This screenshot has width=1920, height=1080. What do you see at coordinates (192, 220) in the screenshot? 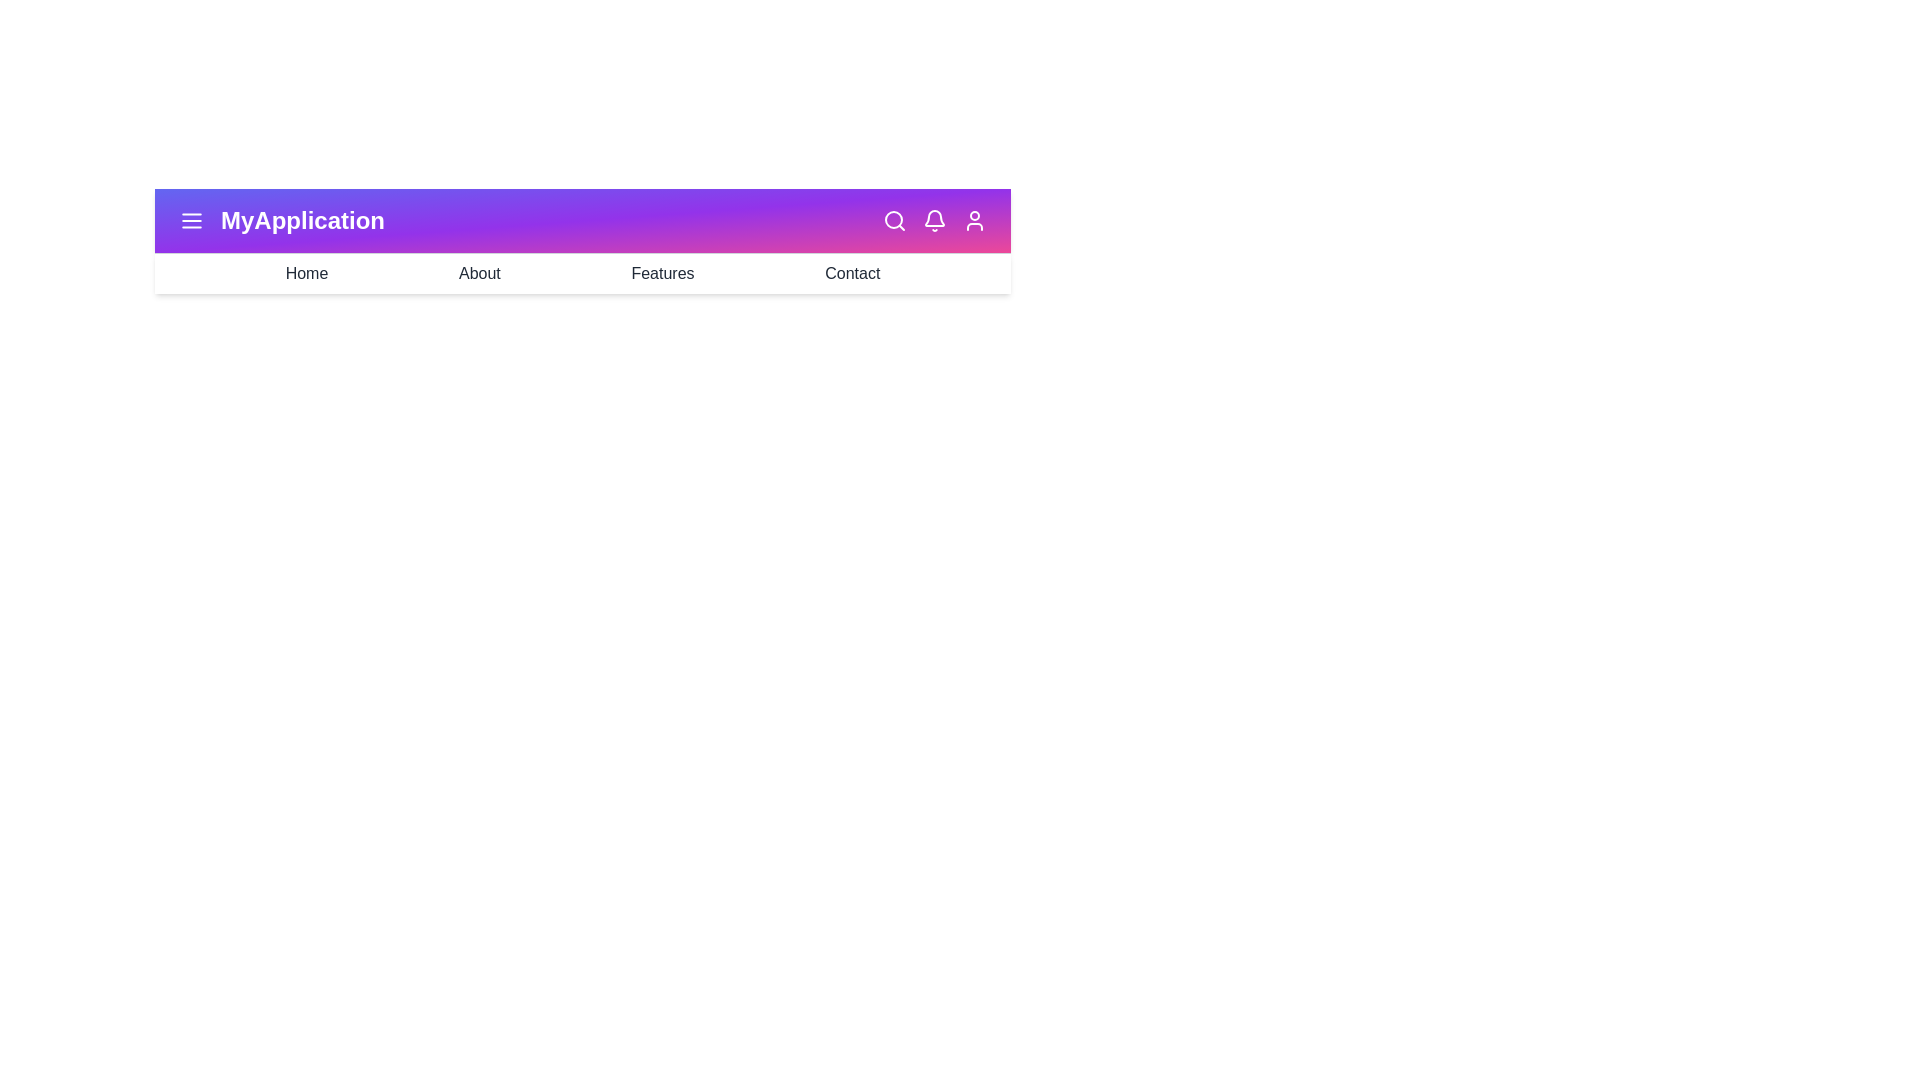
I see `the menu icon to toggle the menu visibility` at bounding box center [192, 220].